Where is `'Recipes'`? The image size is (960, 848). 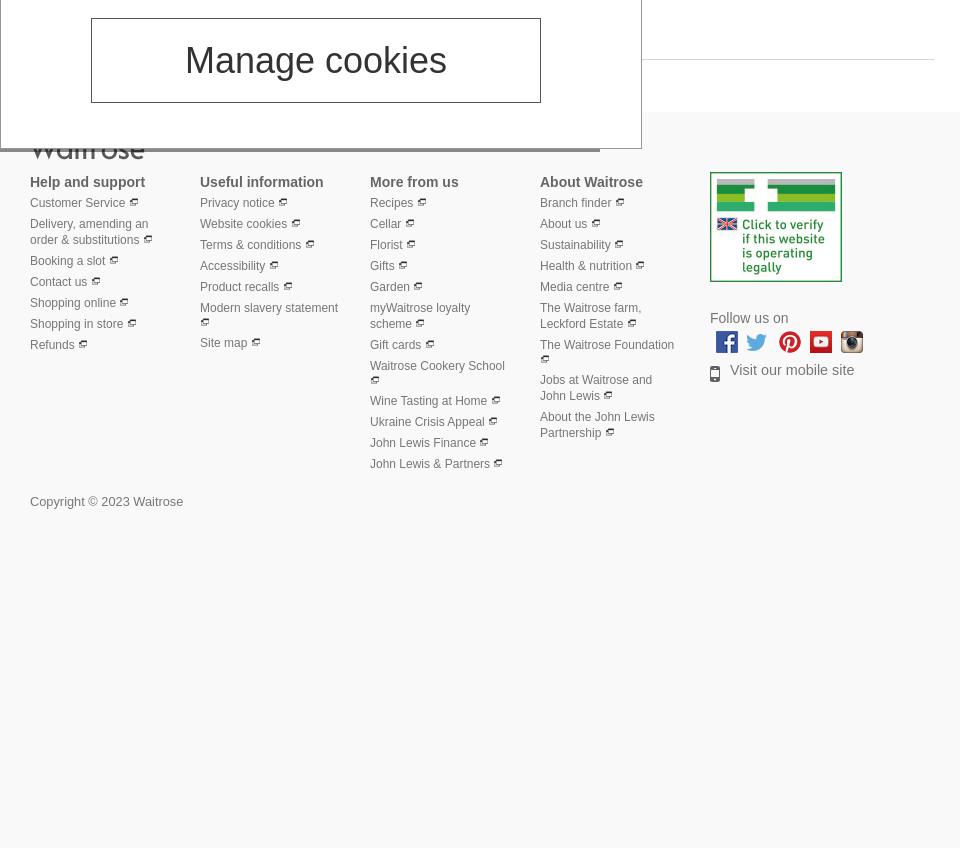 'Recipes' is located at coordinates (368, 201).